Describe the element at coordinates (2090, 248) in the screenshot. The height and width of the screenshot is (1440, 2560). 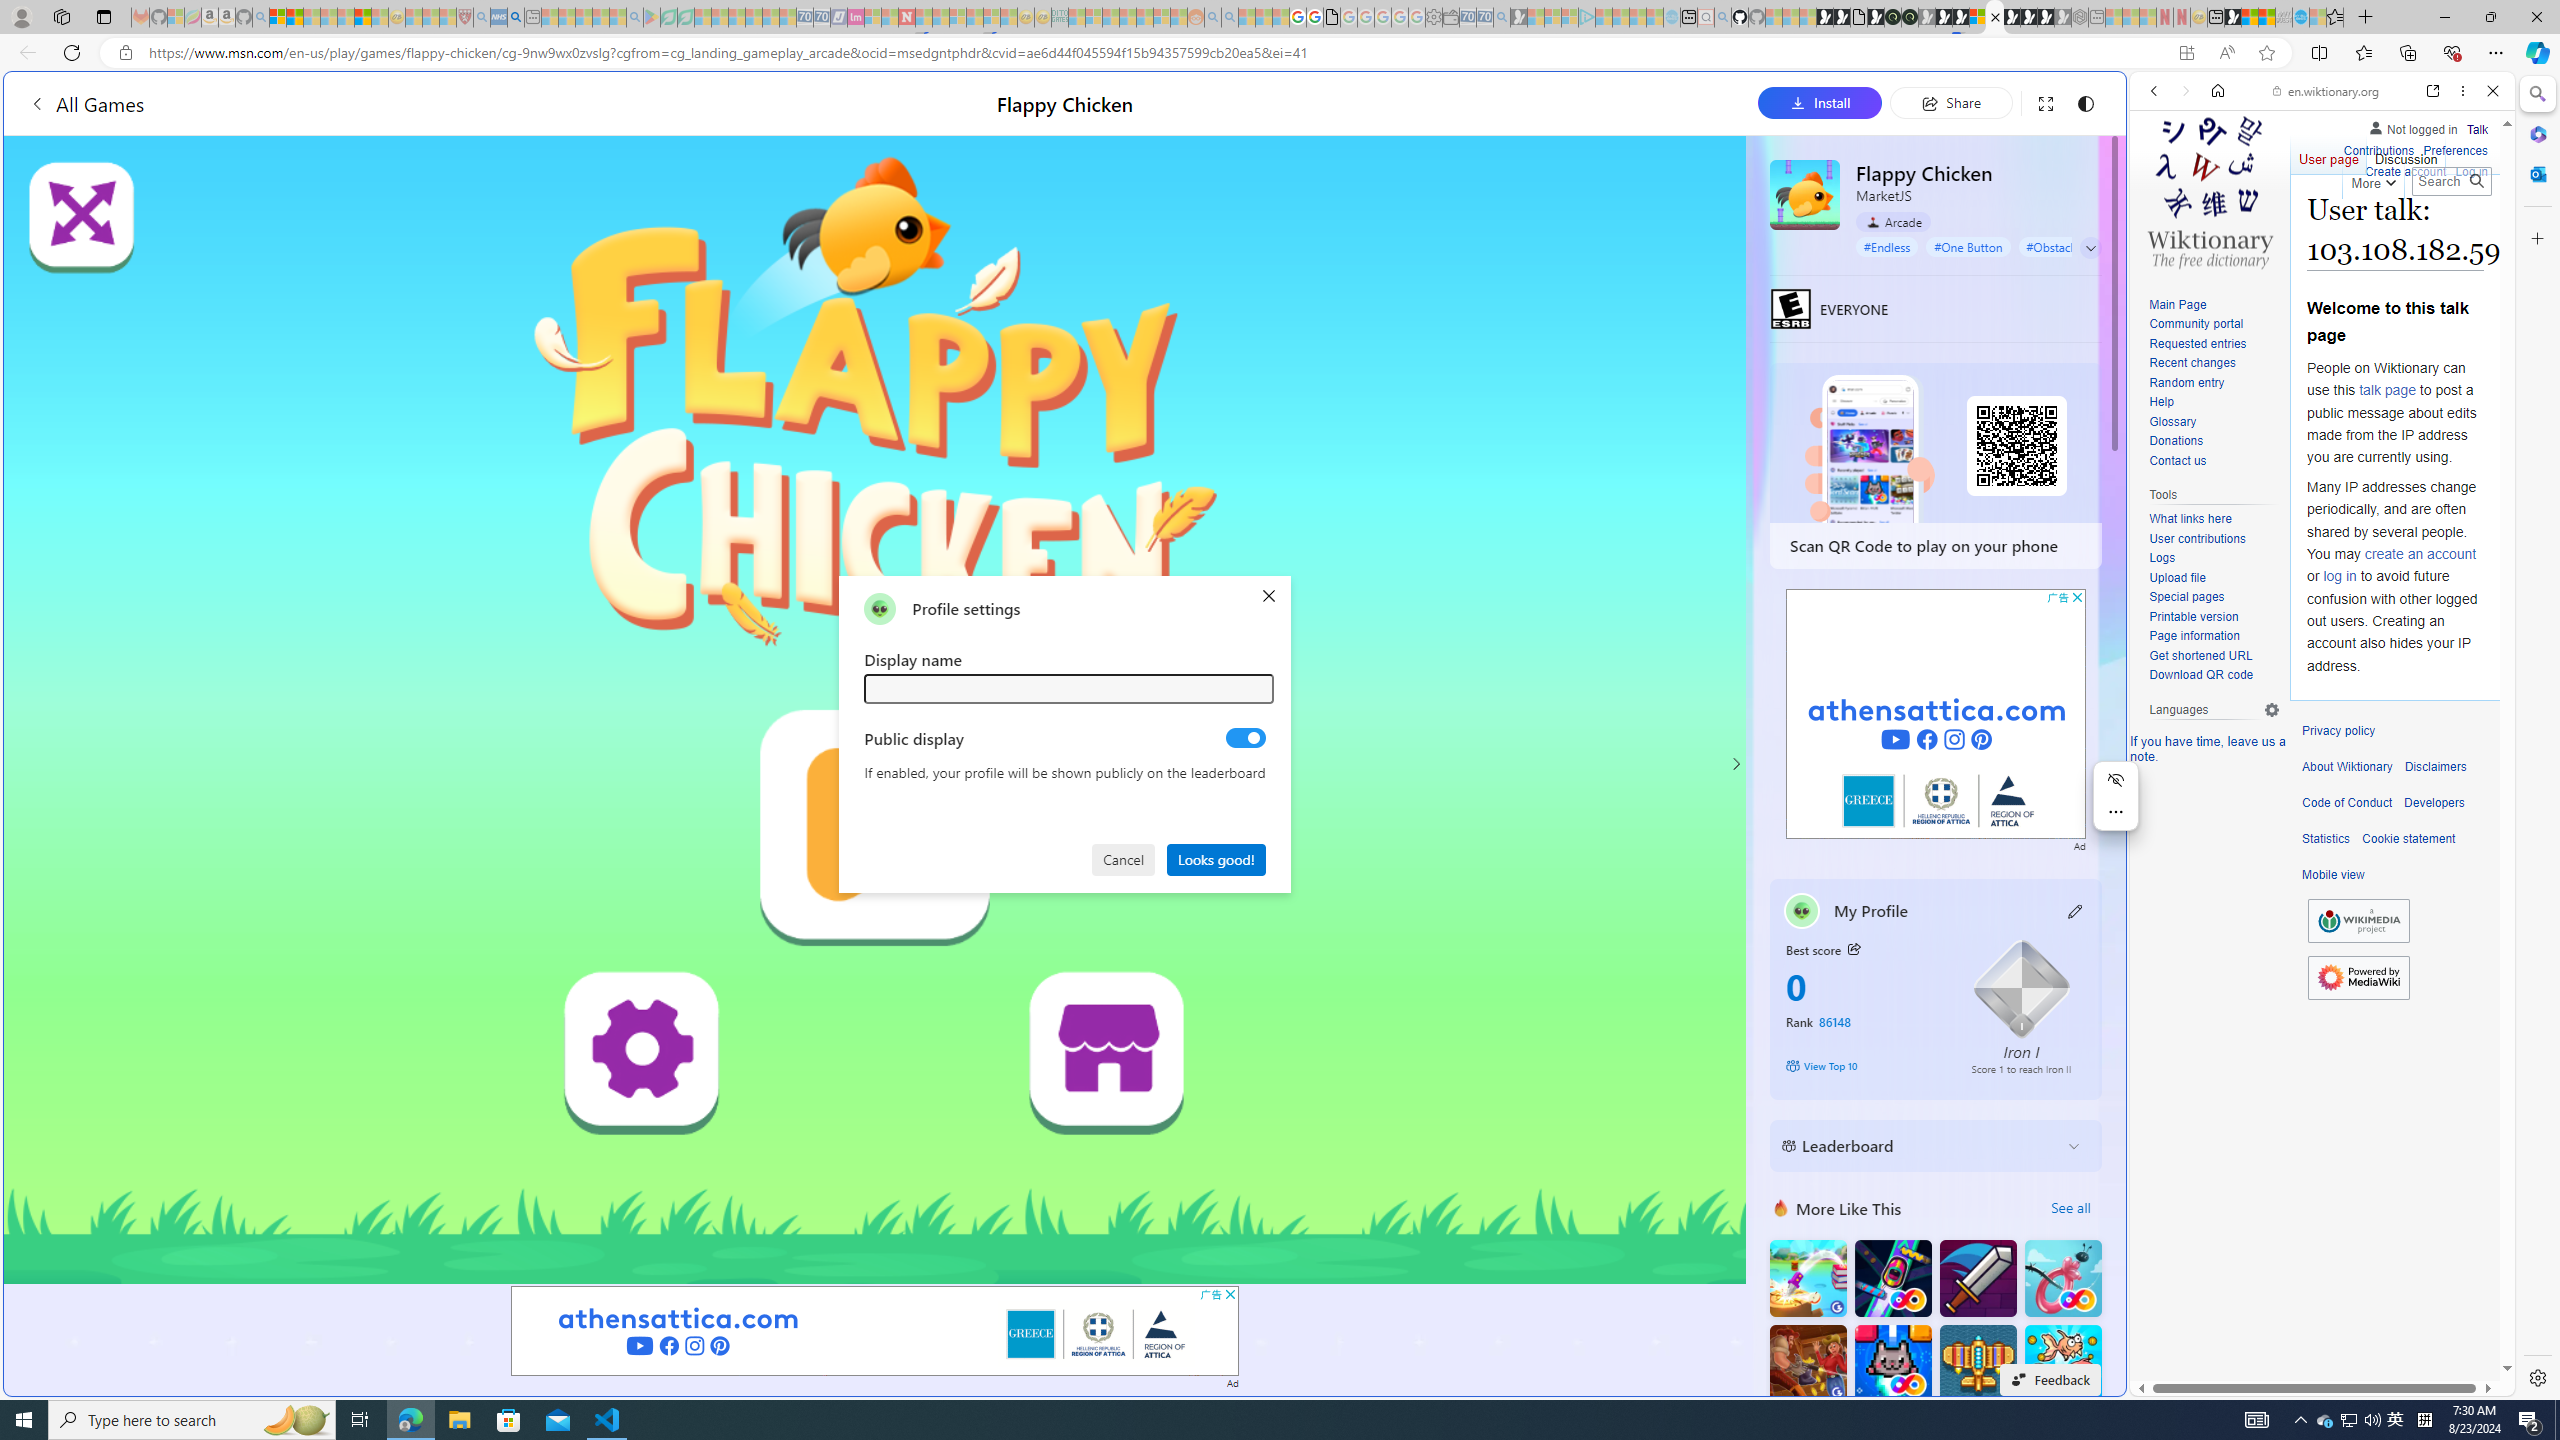
I see `'Class: expand-arrow neutral'` at that location.